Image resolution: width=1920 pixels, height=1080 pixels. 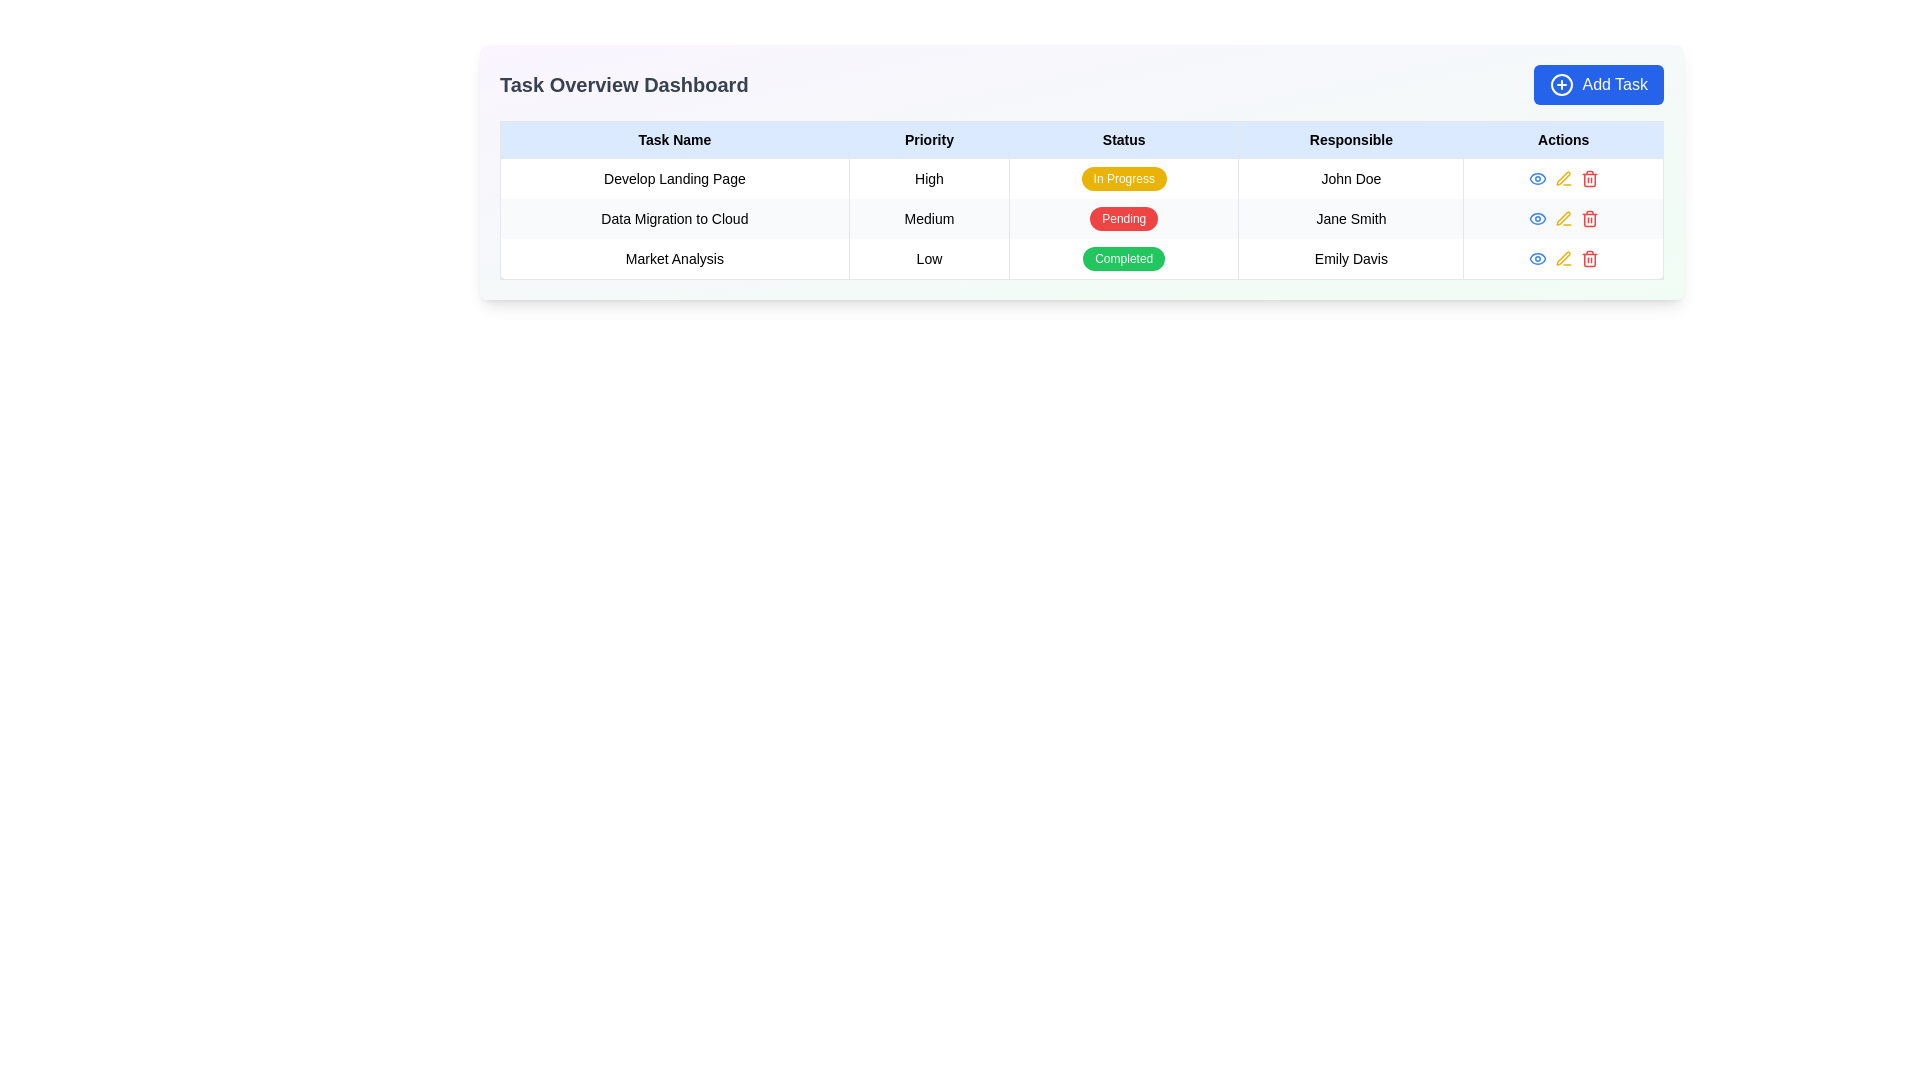 What do you see at coordinates (1124, 177) in the screenshot?
I see `the 'In Progress' status label located in the 'Status' column of the first row of the task overview table` at bounding box center [1124, 177].